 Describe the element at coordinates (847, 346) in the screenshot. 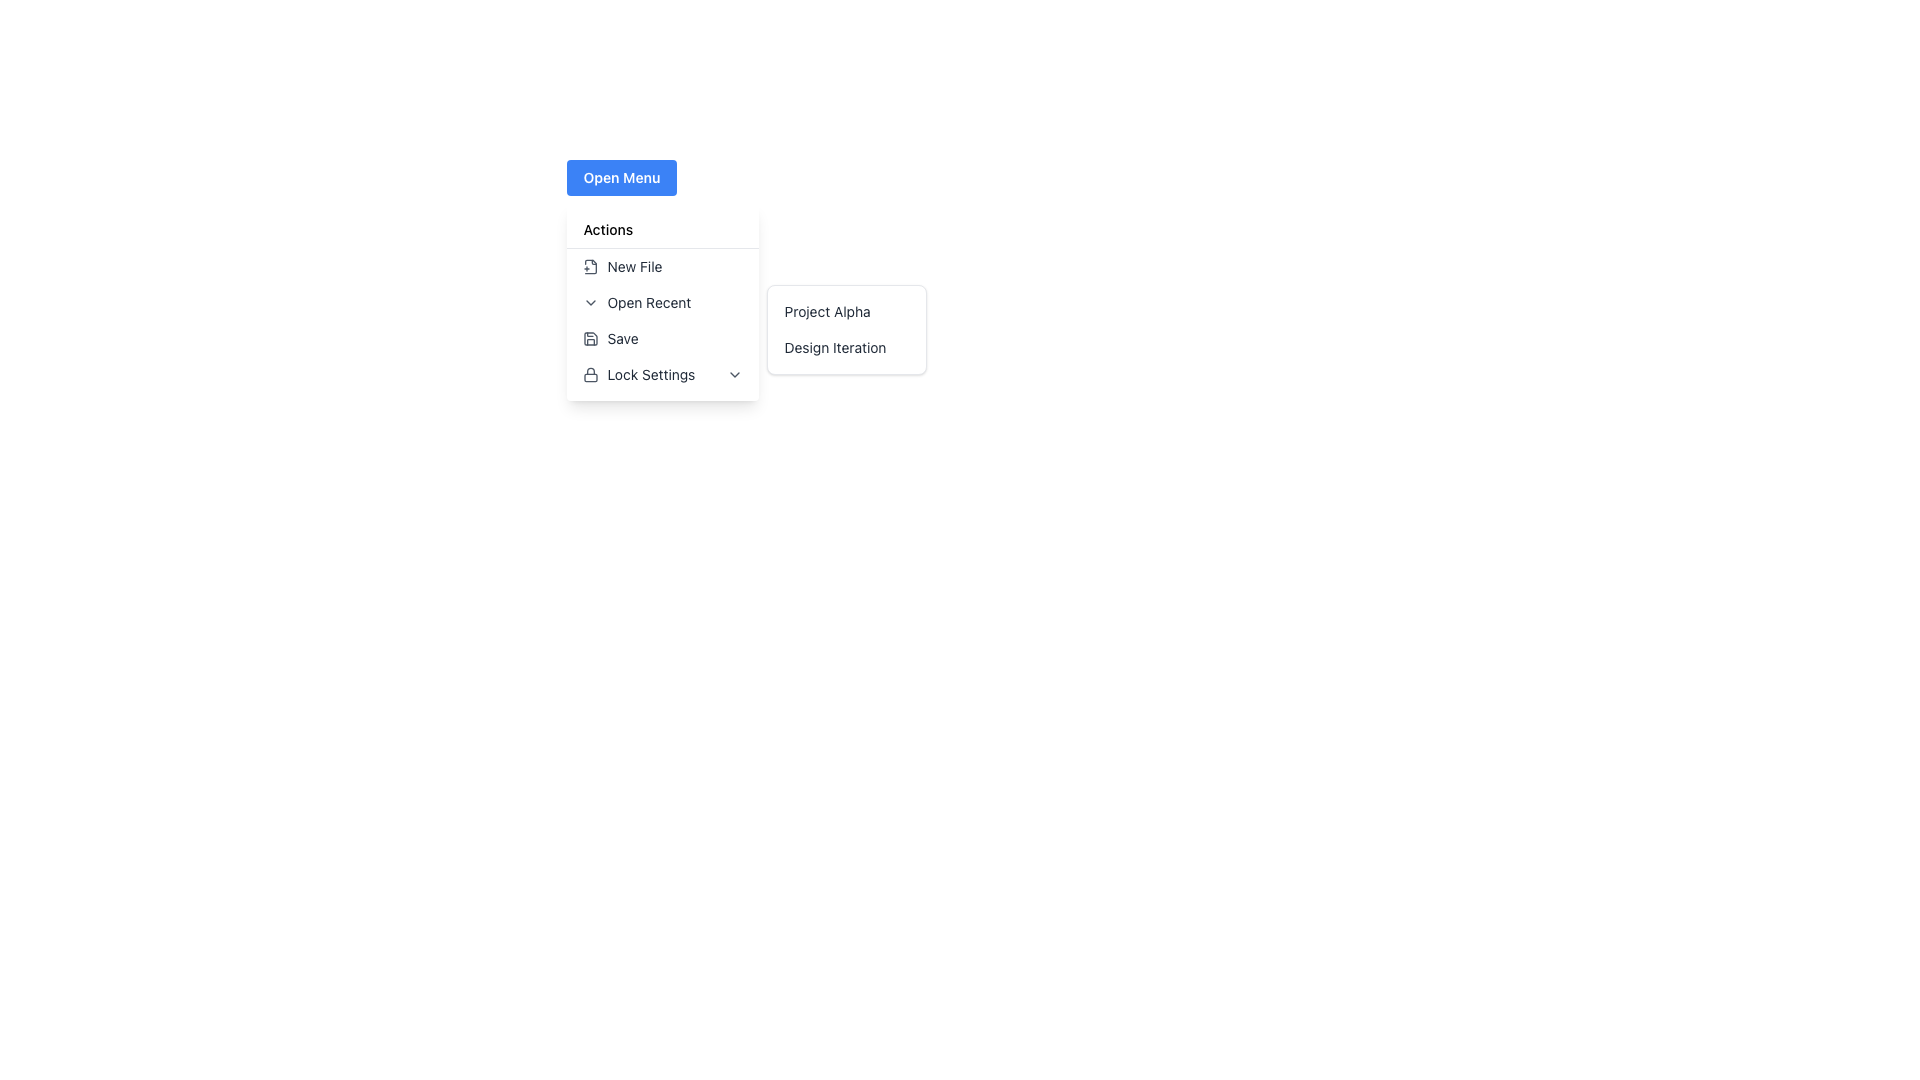

I see `the Interactive text menu item for 'Design Iteration' located under the dropdown menu, which is the second option below 'Project Alpha'` at that location.